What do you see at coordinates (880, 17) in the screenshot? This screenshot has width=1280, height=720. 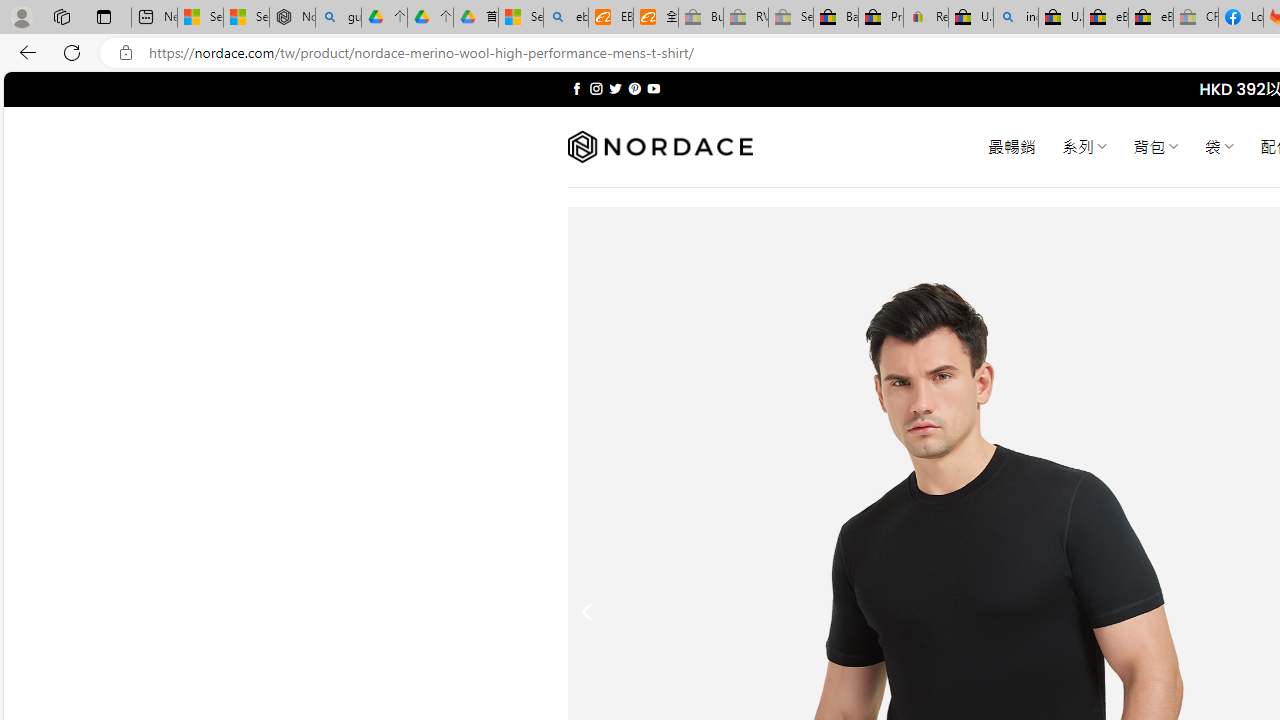 I see `'Press Room - eBay Inc.'` at bounding box center [880, 17].